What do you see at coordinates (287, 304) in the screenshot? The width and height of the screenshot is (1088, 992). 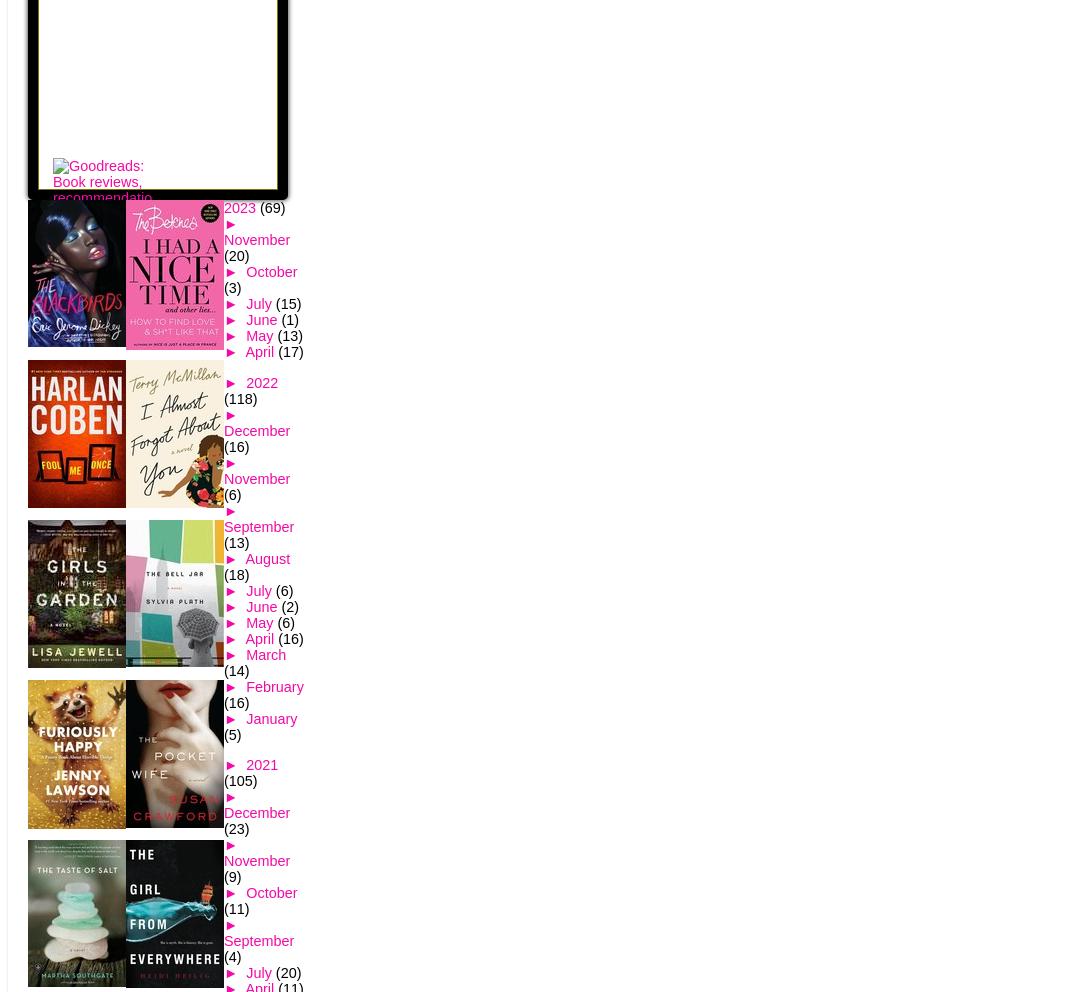 I see `'(15)'` at bounding box center [287, 304].